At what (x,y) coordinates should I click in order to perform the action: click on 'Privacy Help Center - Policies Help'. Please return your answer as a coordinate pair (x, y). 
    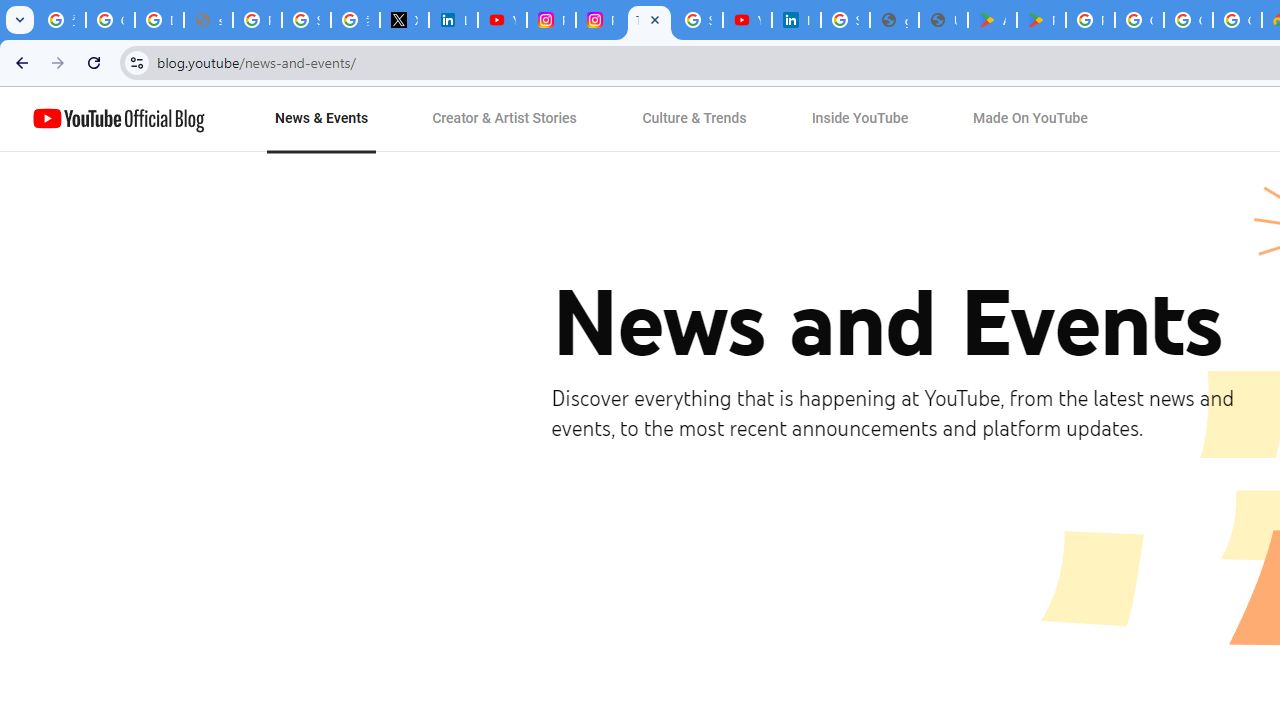
    Looking at the image, I should click on (256, 20).